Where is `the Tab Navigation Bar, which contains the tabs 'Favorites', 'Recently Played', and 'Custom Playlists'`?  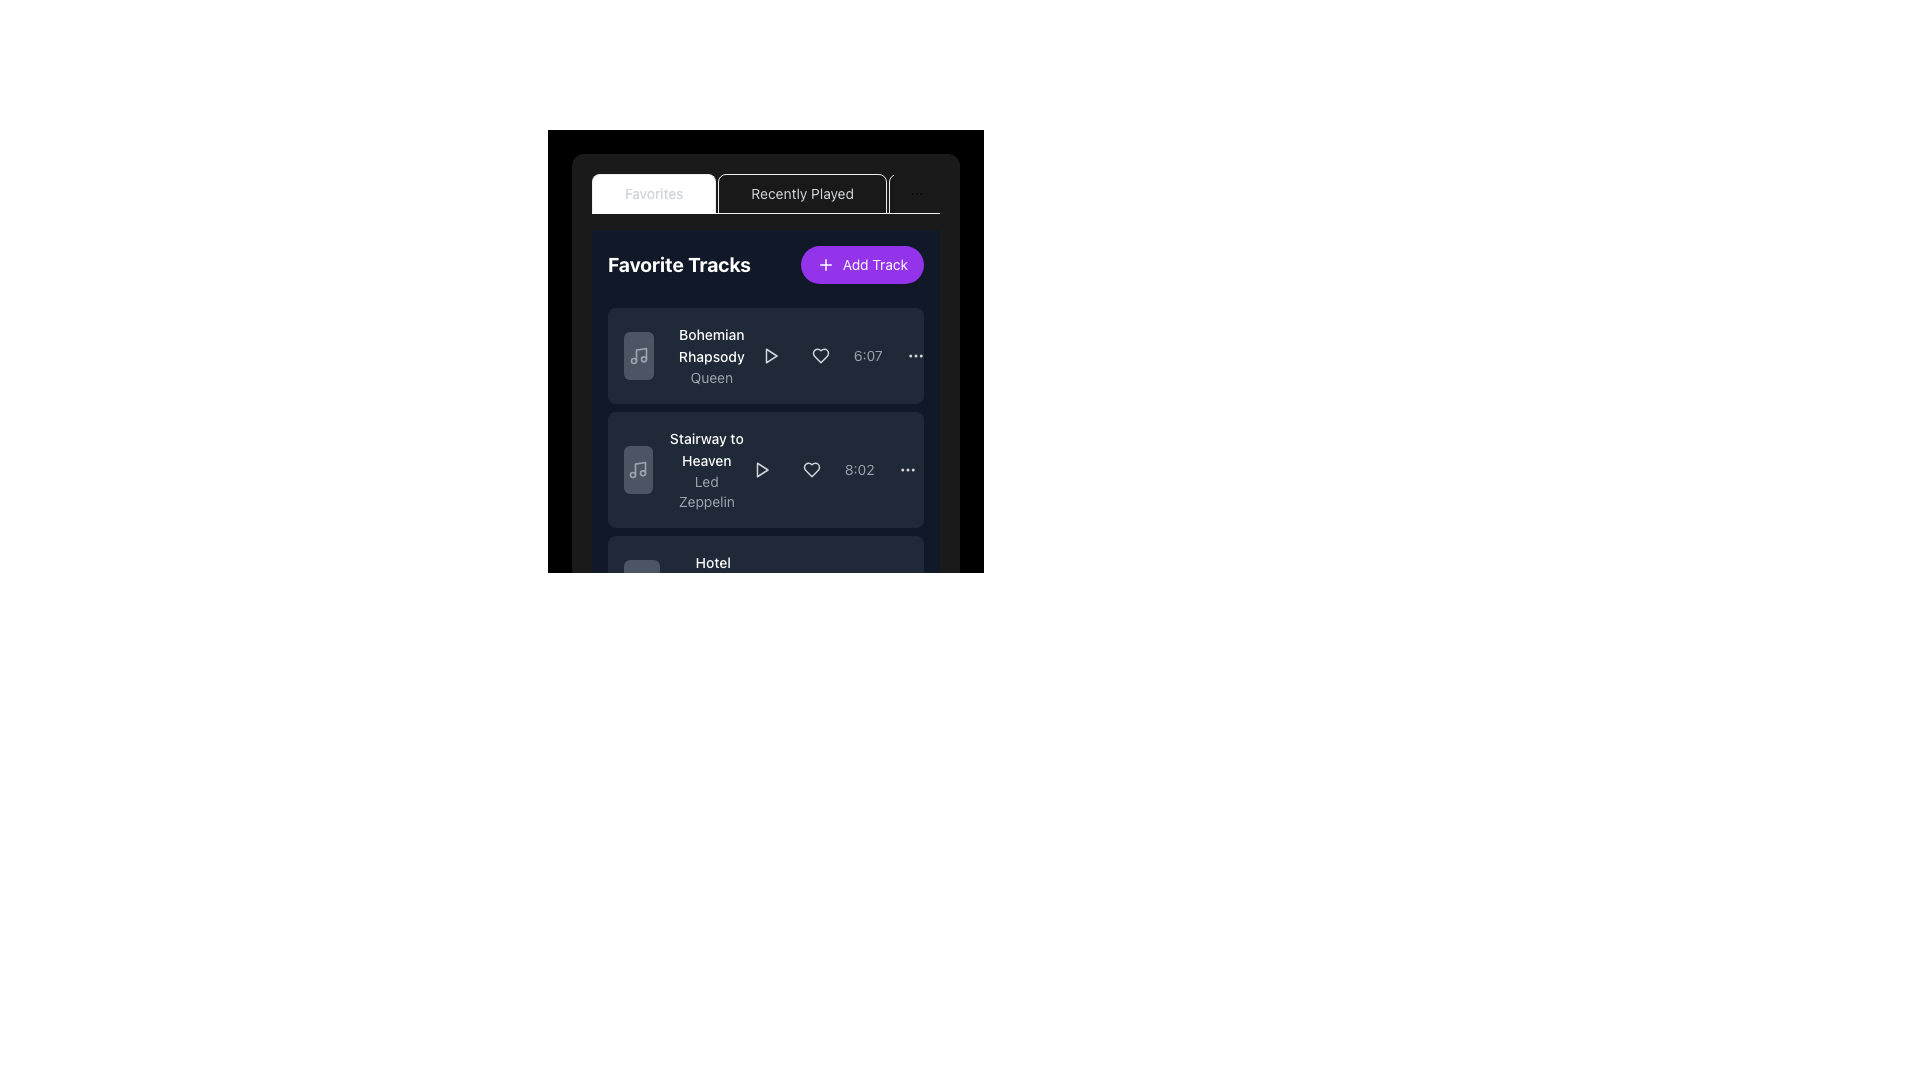 the Tab Navigation Bar, which contains the tabs 'Favorites', 'Recently Played', and 'Custom Playlists' is located at coordinates (765, 193).